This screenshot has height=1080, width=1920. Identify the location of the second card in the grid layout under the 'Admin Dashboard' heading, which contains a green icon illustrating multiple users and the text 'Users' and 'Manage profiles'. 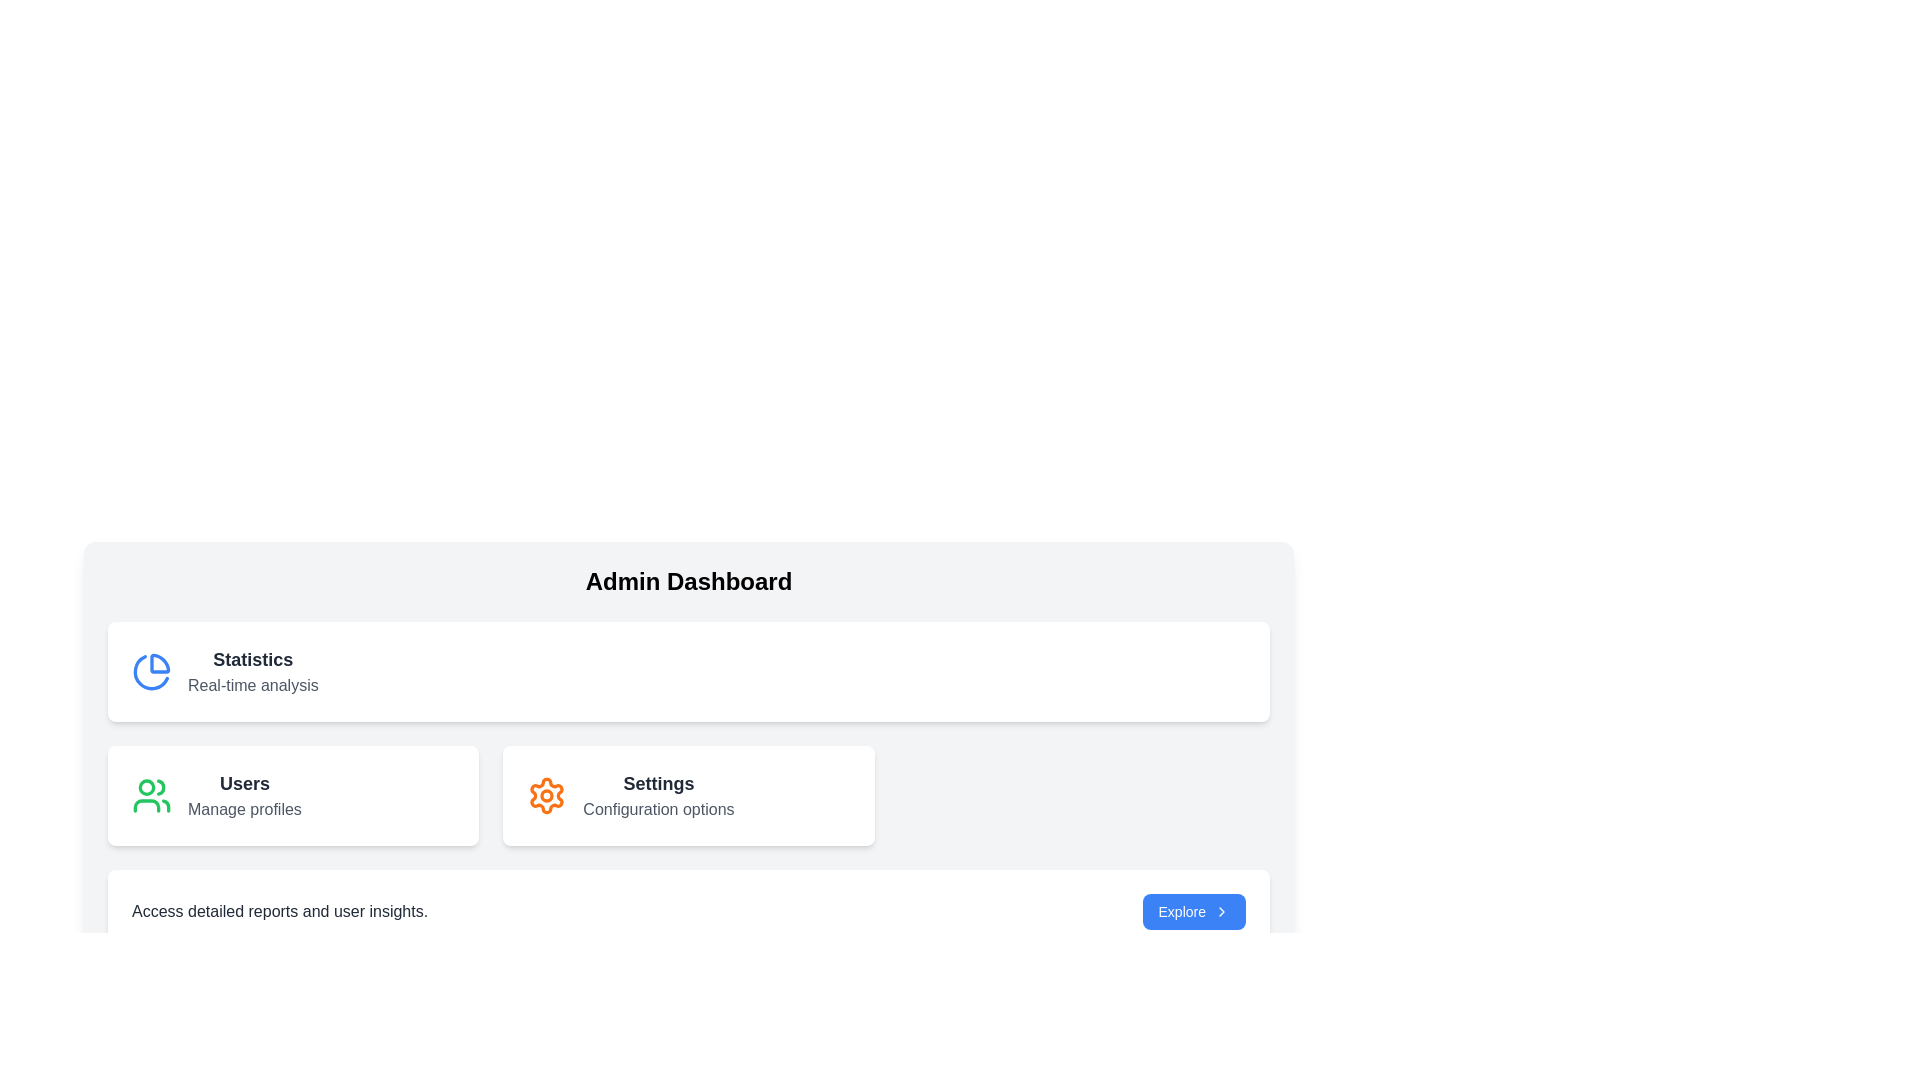
(292, 794).